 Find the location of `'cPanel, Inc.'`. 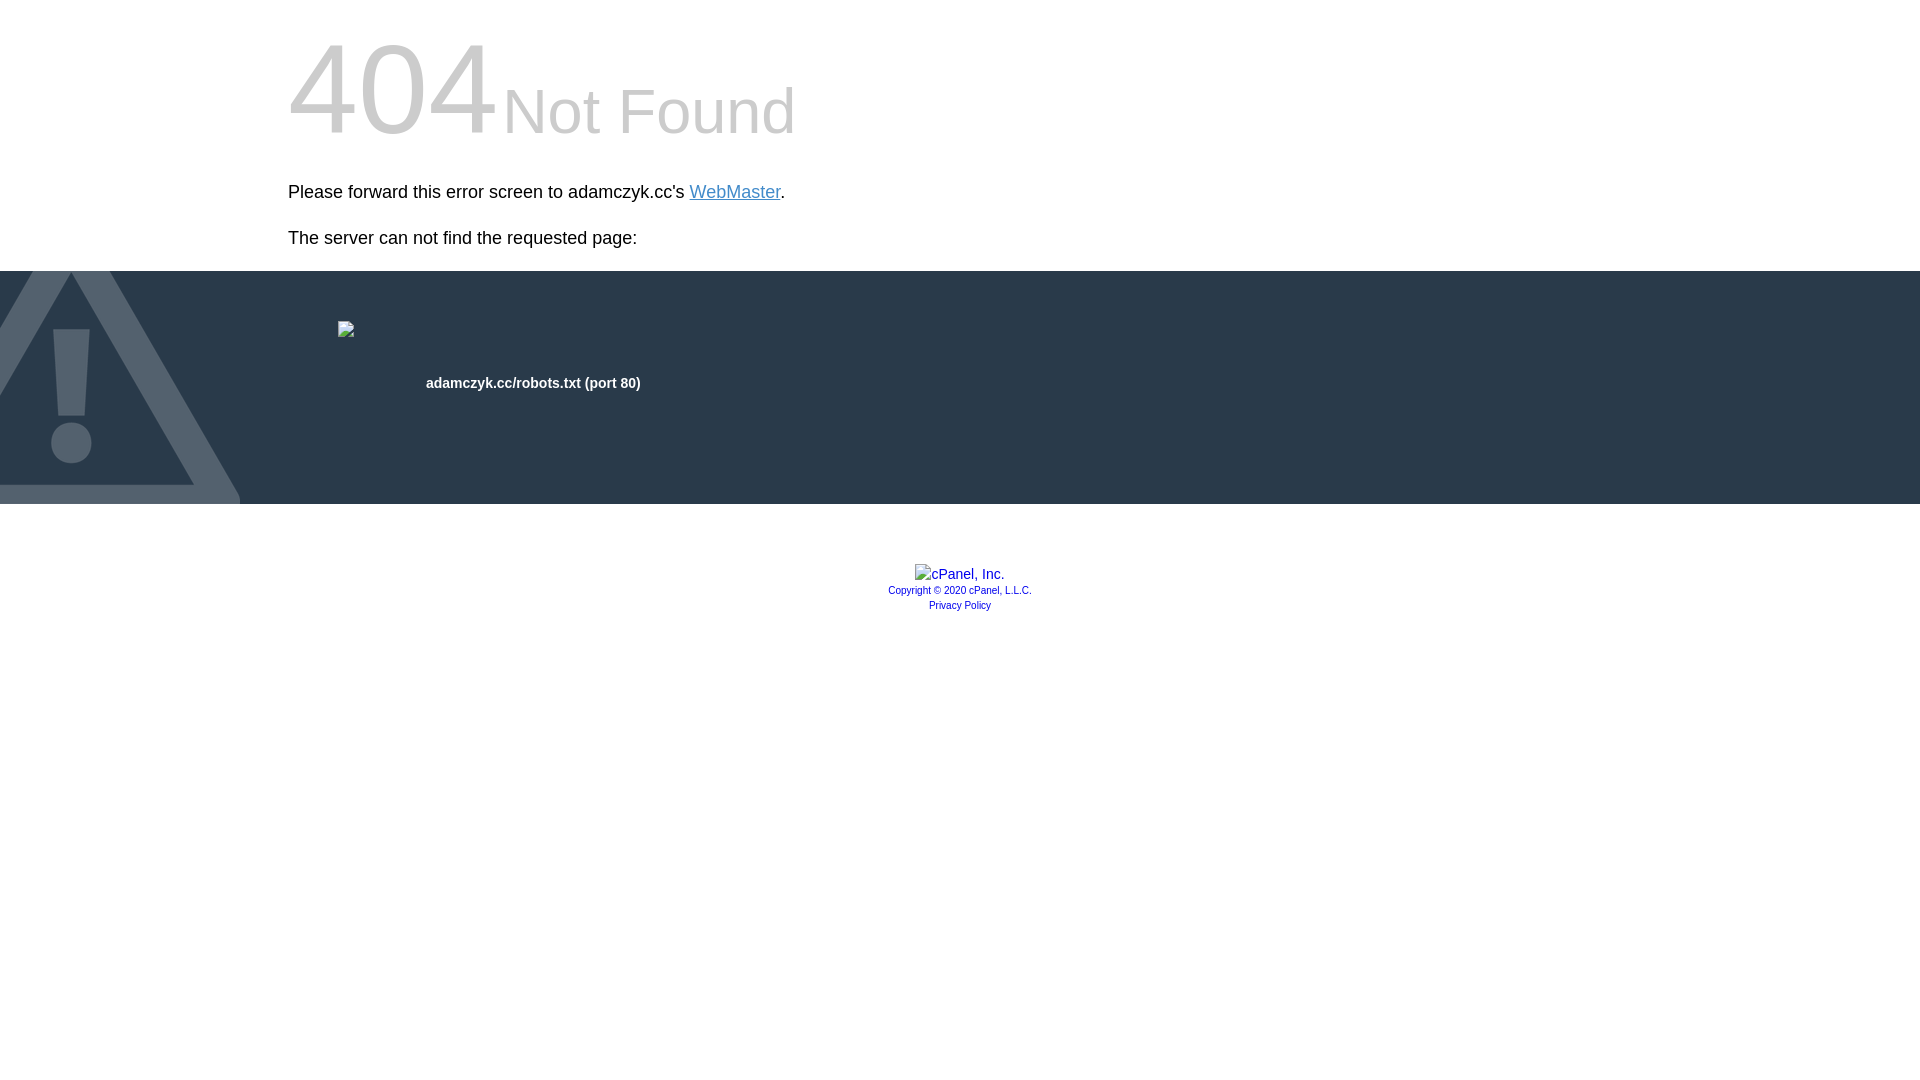

'cPanel, Inc.' is located at coordinates (958, 574).